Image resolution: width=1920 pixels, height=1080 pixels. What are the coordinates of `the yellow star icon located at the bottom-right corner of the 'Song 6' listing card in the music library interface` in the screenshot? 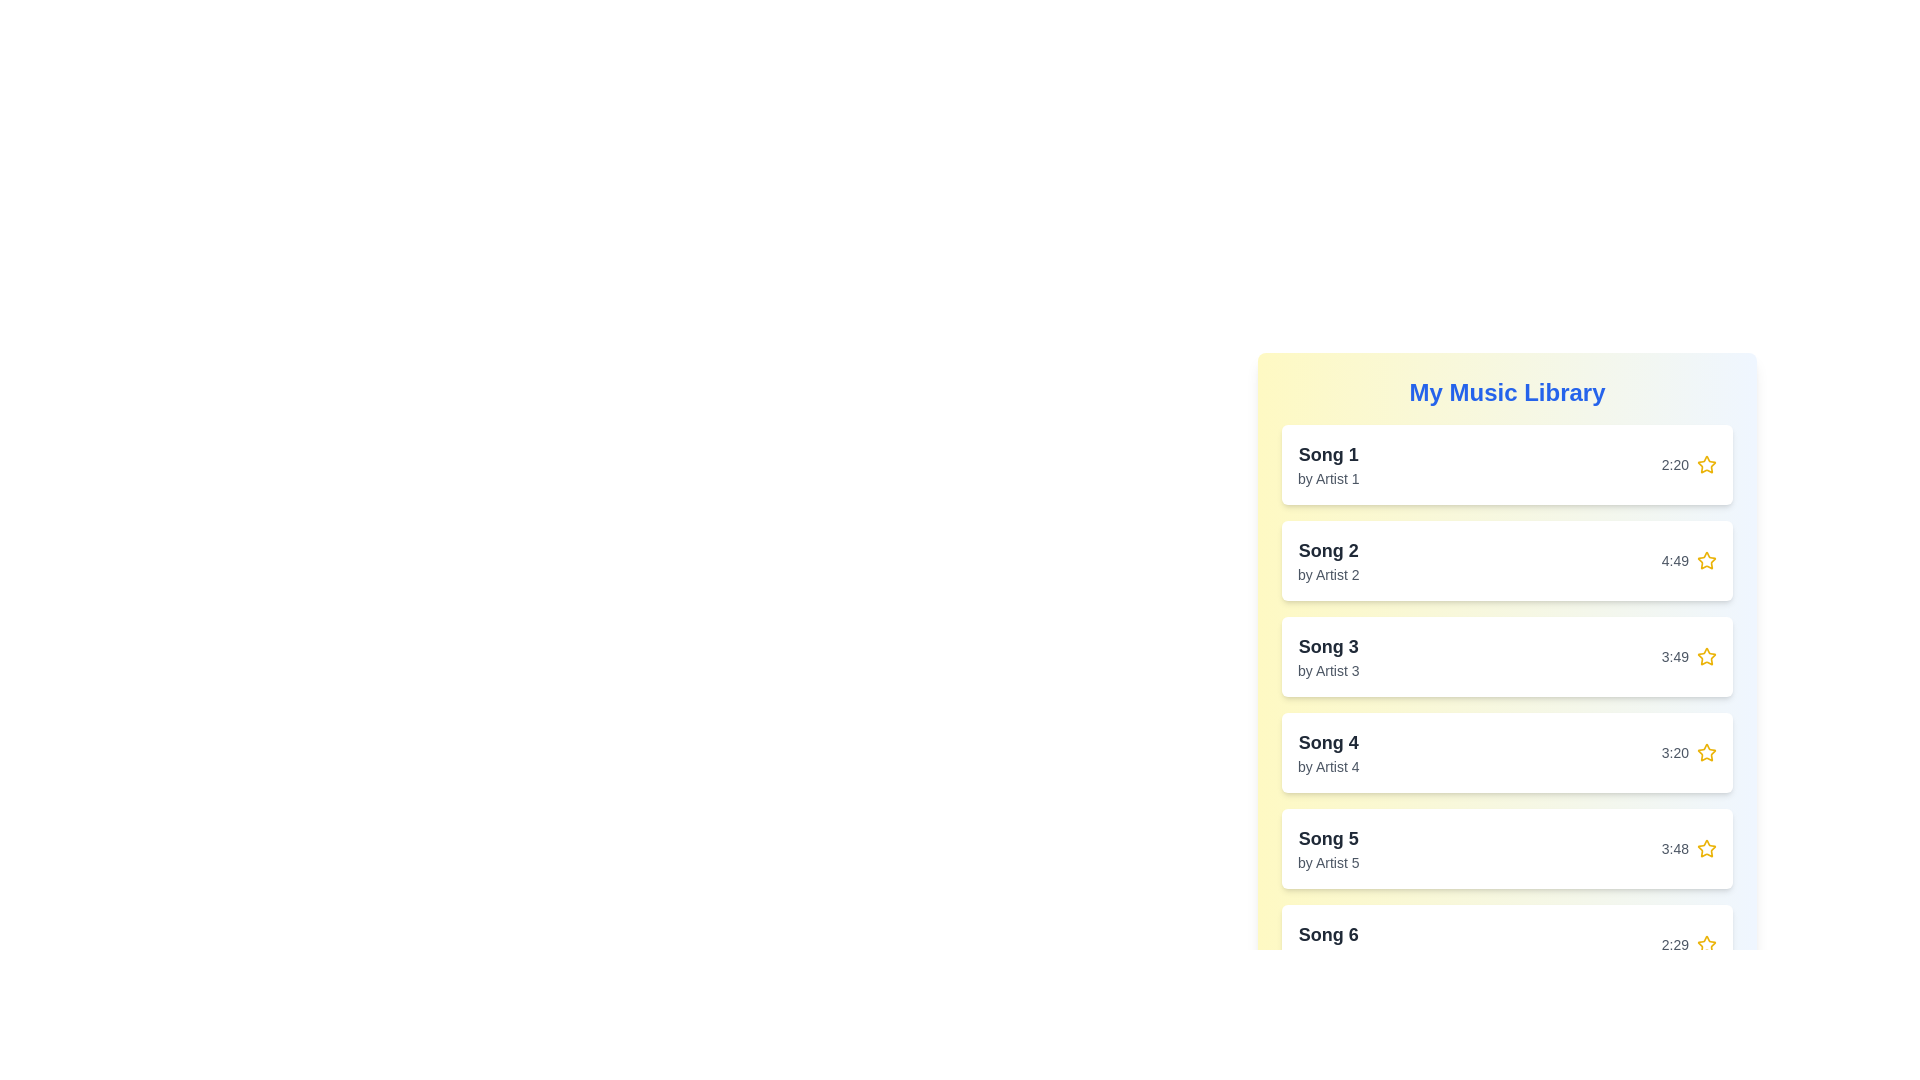 It's located at (1688, 945).